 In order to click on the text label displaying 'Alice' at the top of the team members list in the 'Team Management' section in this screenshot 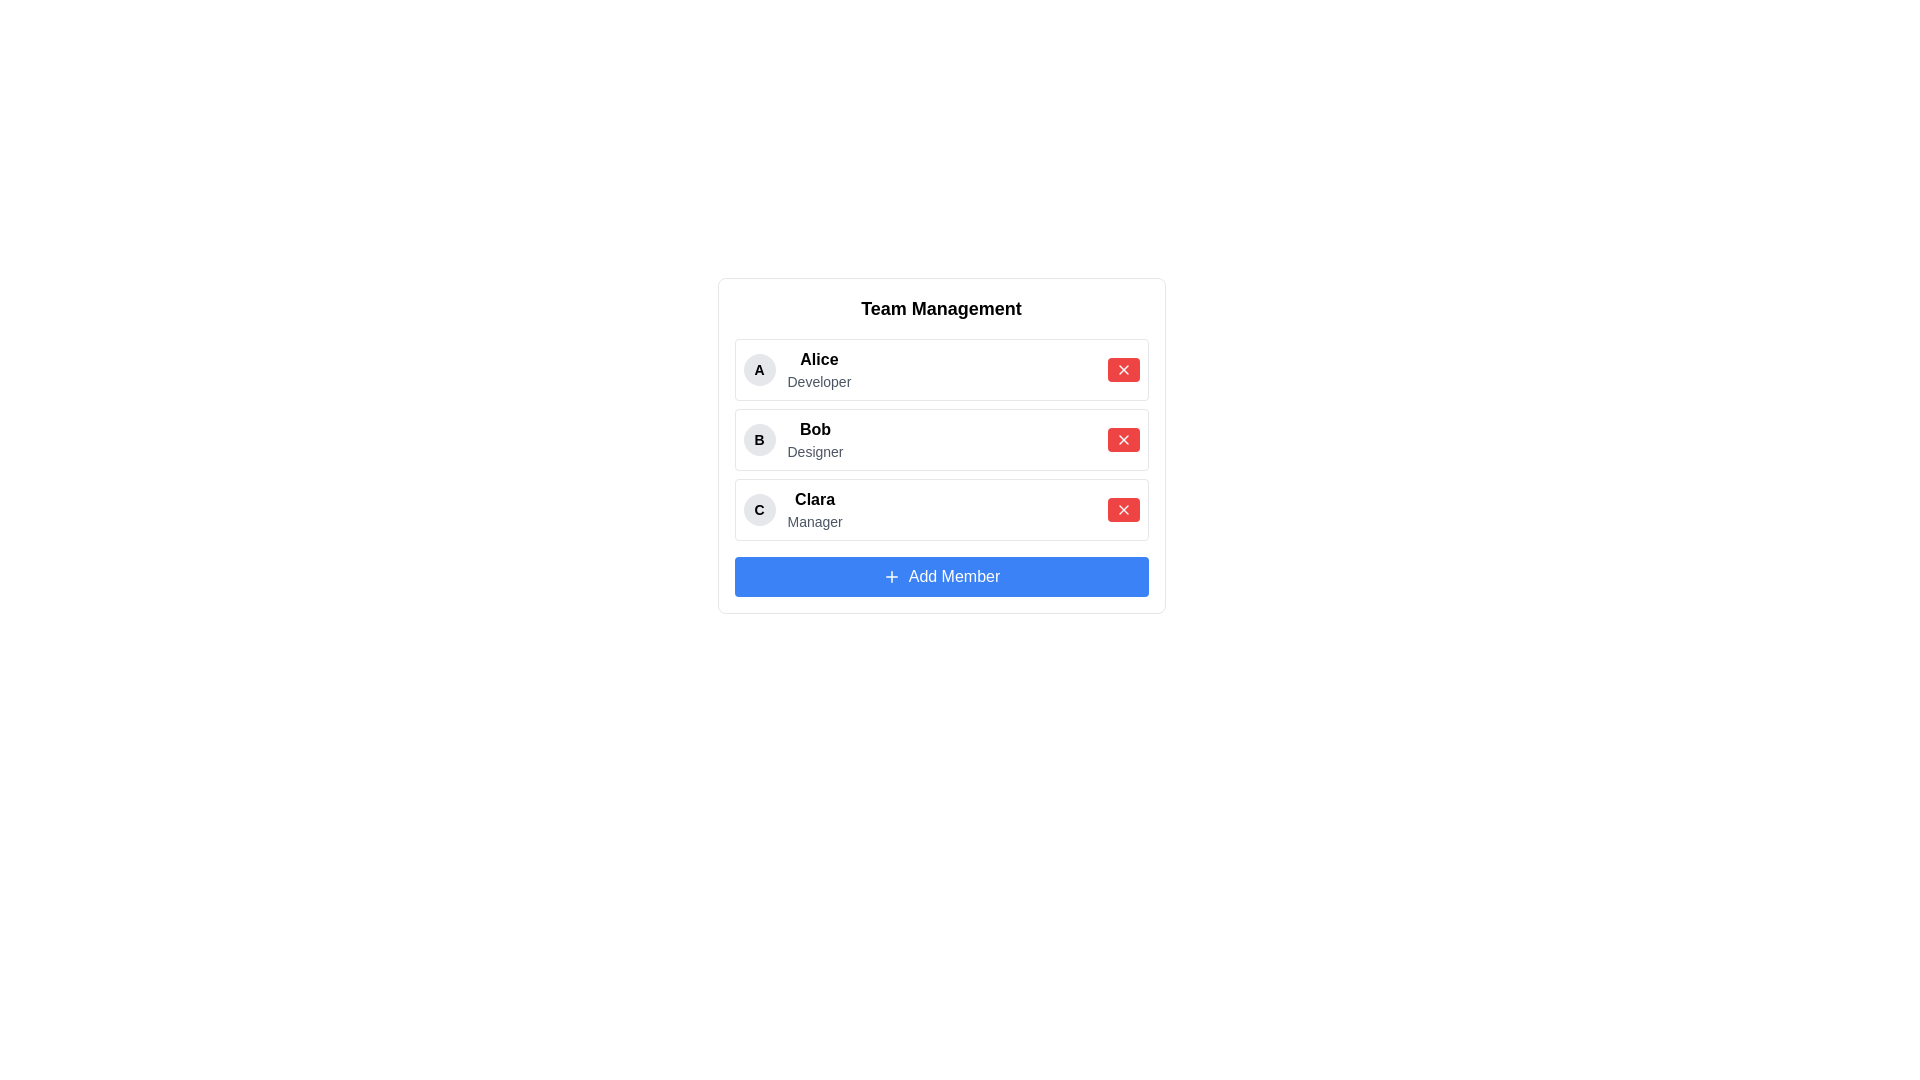, I will do `click(819, 358)`.